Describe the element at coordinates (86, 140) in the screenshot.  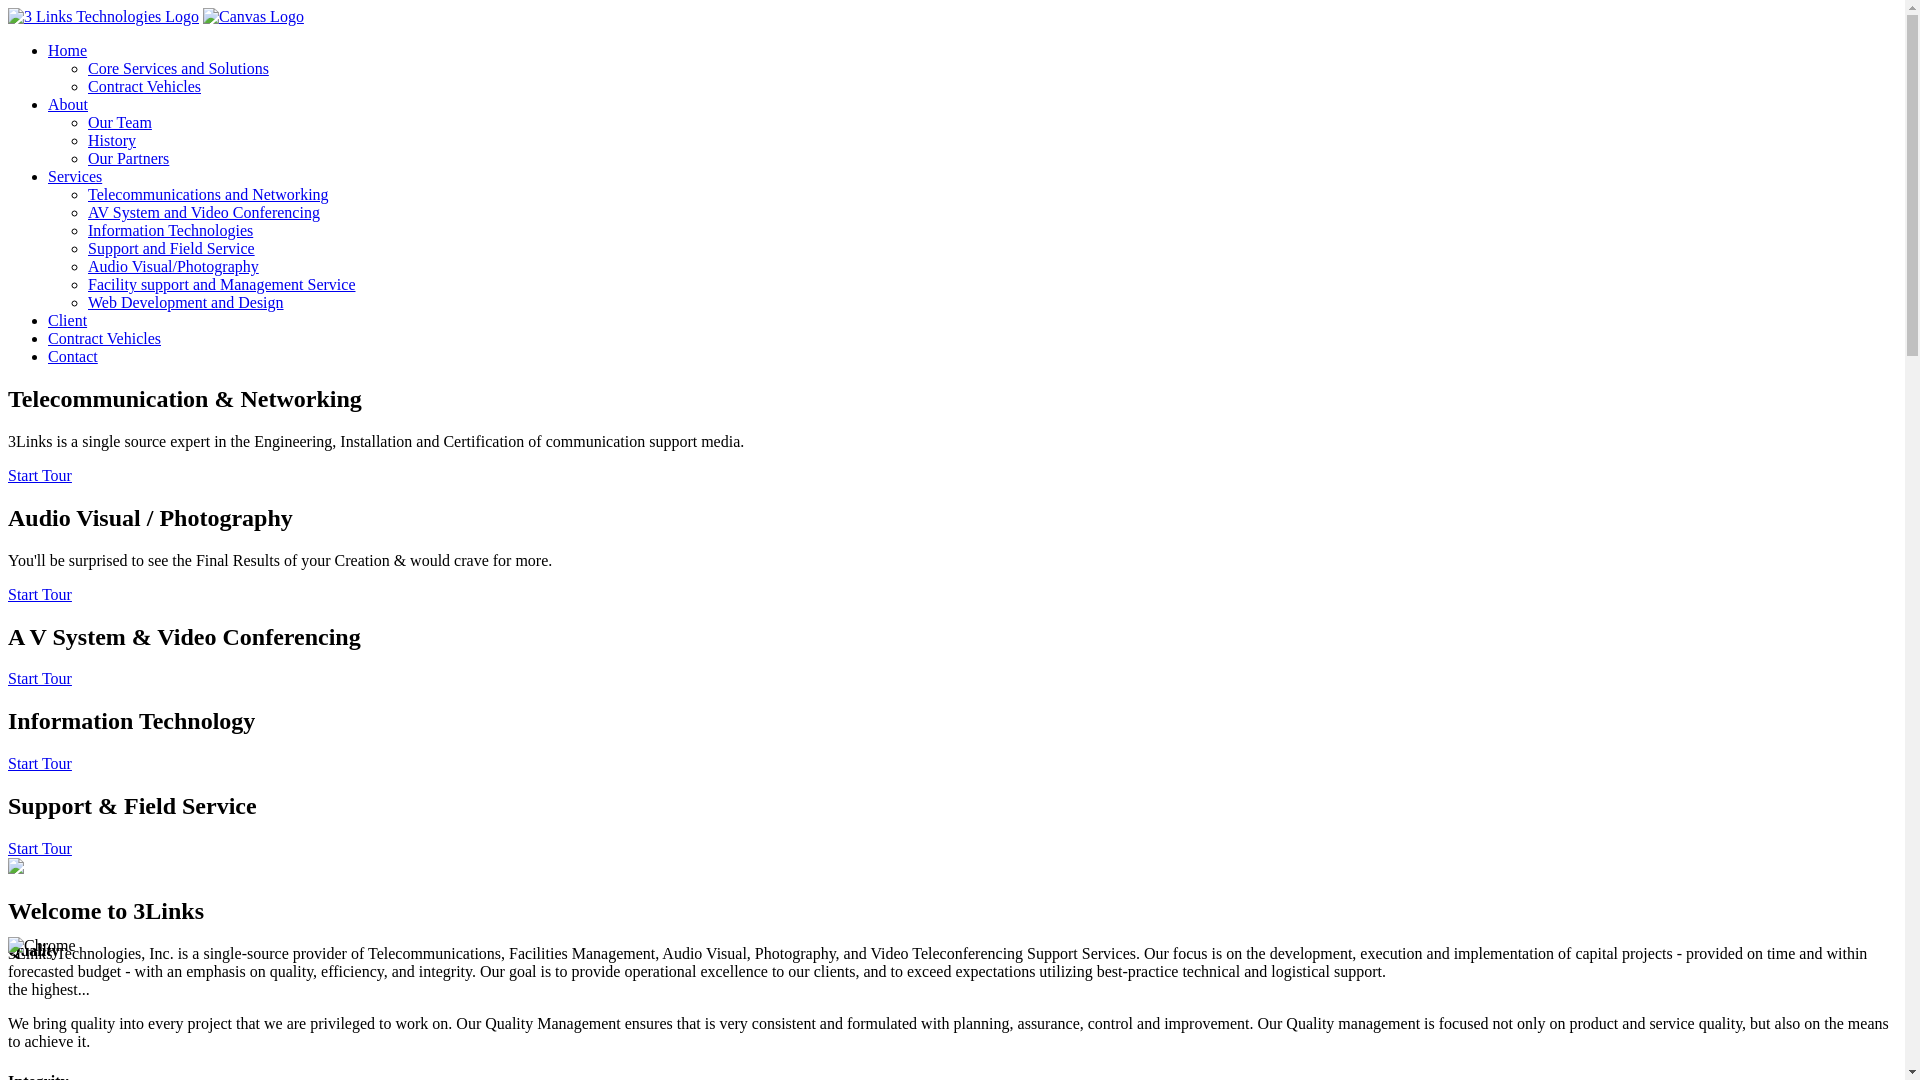
I see `'History'` at that location.